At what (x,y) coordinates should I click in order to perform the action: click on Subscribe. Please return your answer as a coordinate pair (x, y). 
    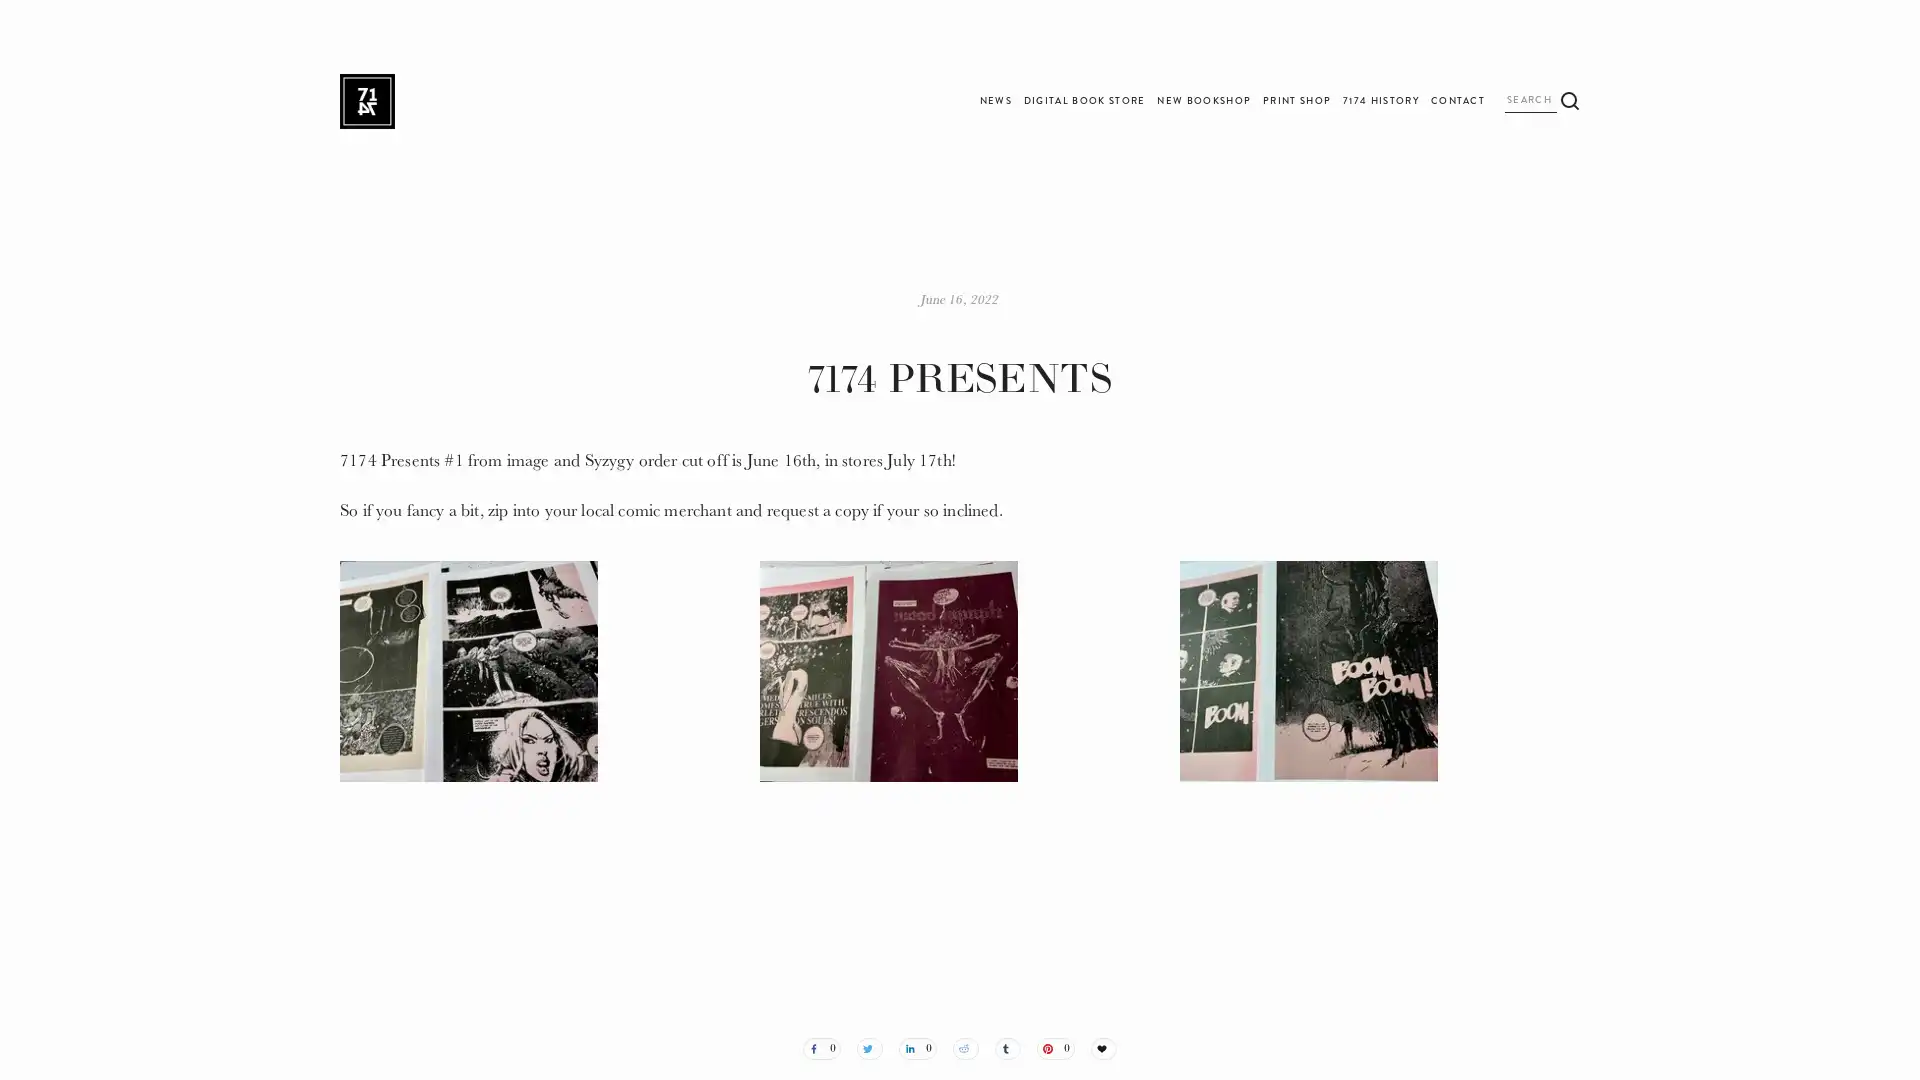
    Looking at the image, I should click on (1129, 586).